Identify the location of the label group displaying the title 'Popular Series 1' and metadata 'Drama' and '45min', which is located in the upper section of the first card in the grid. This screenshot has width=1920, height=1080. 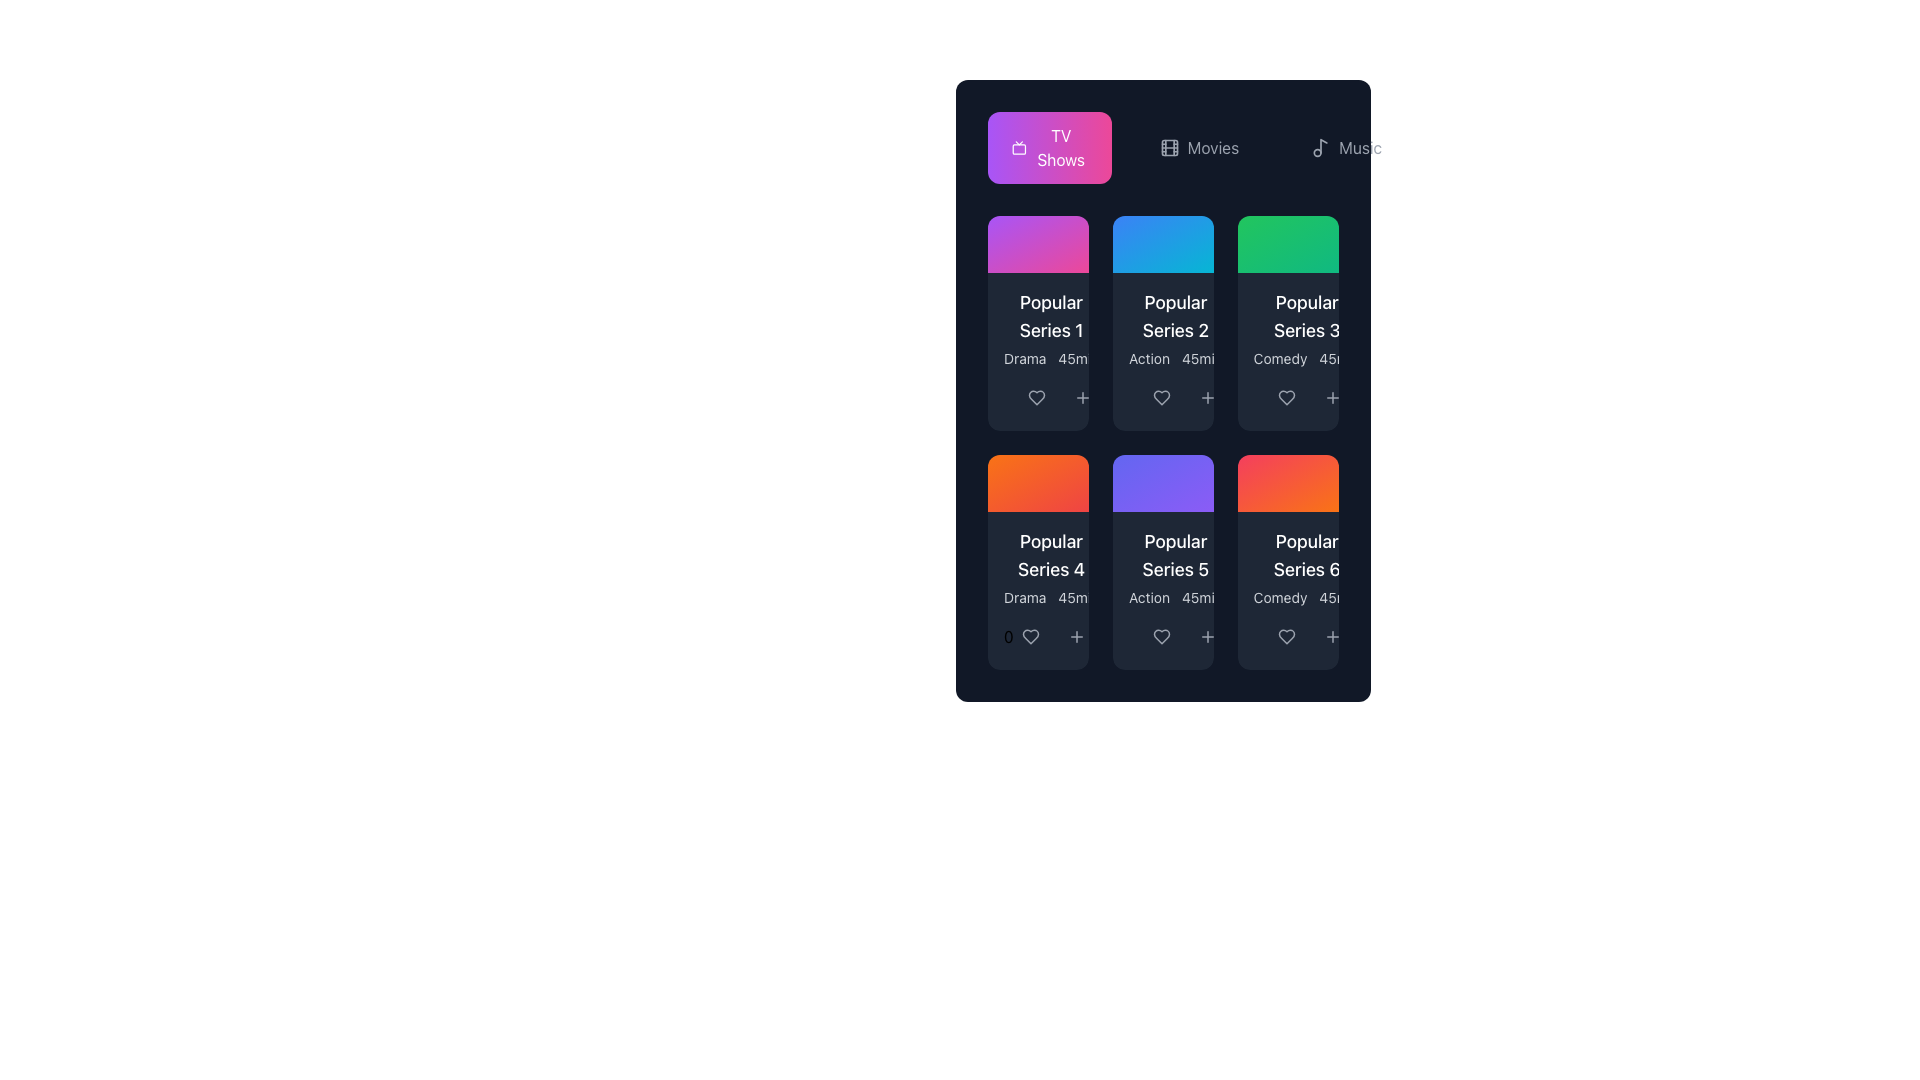
(1050, 327).